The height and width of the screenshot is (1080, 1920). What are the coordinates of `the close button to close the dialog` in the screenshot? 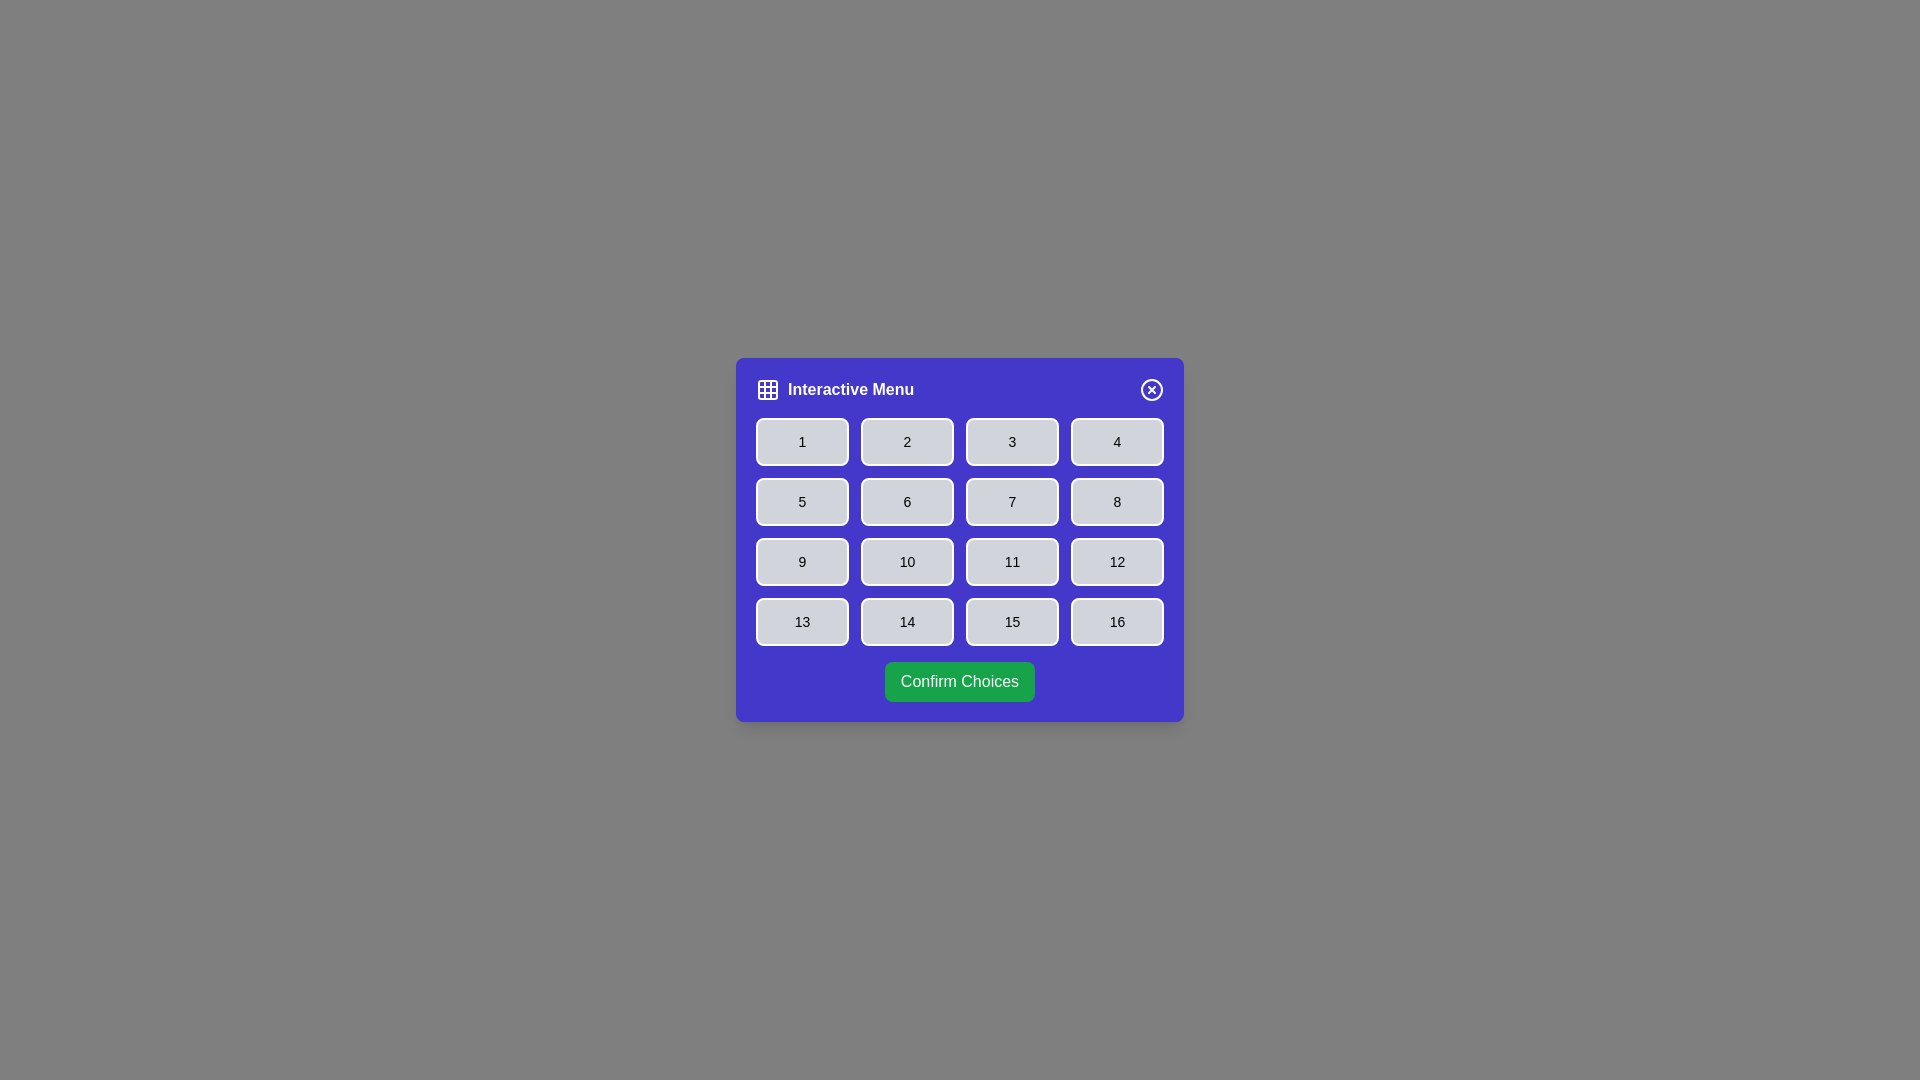 It's located at (1152, 389).